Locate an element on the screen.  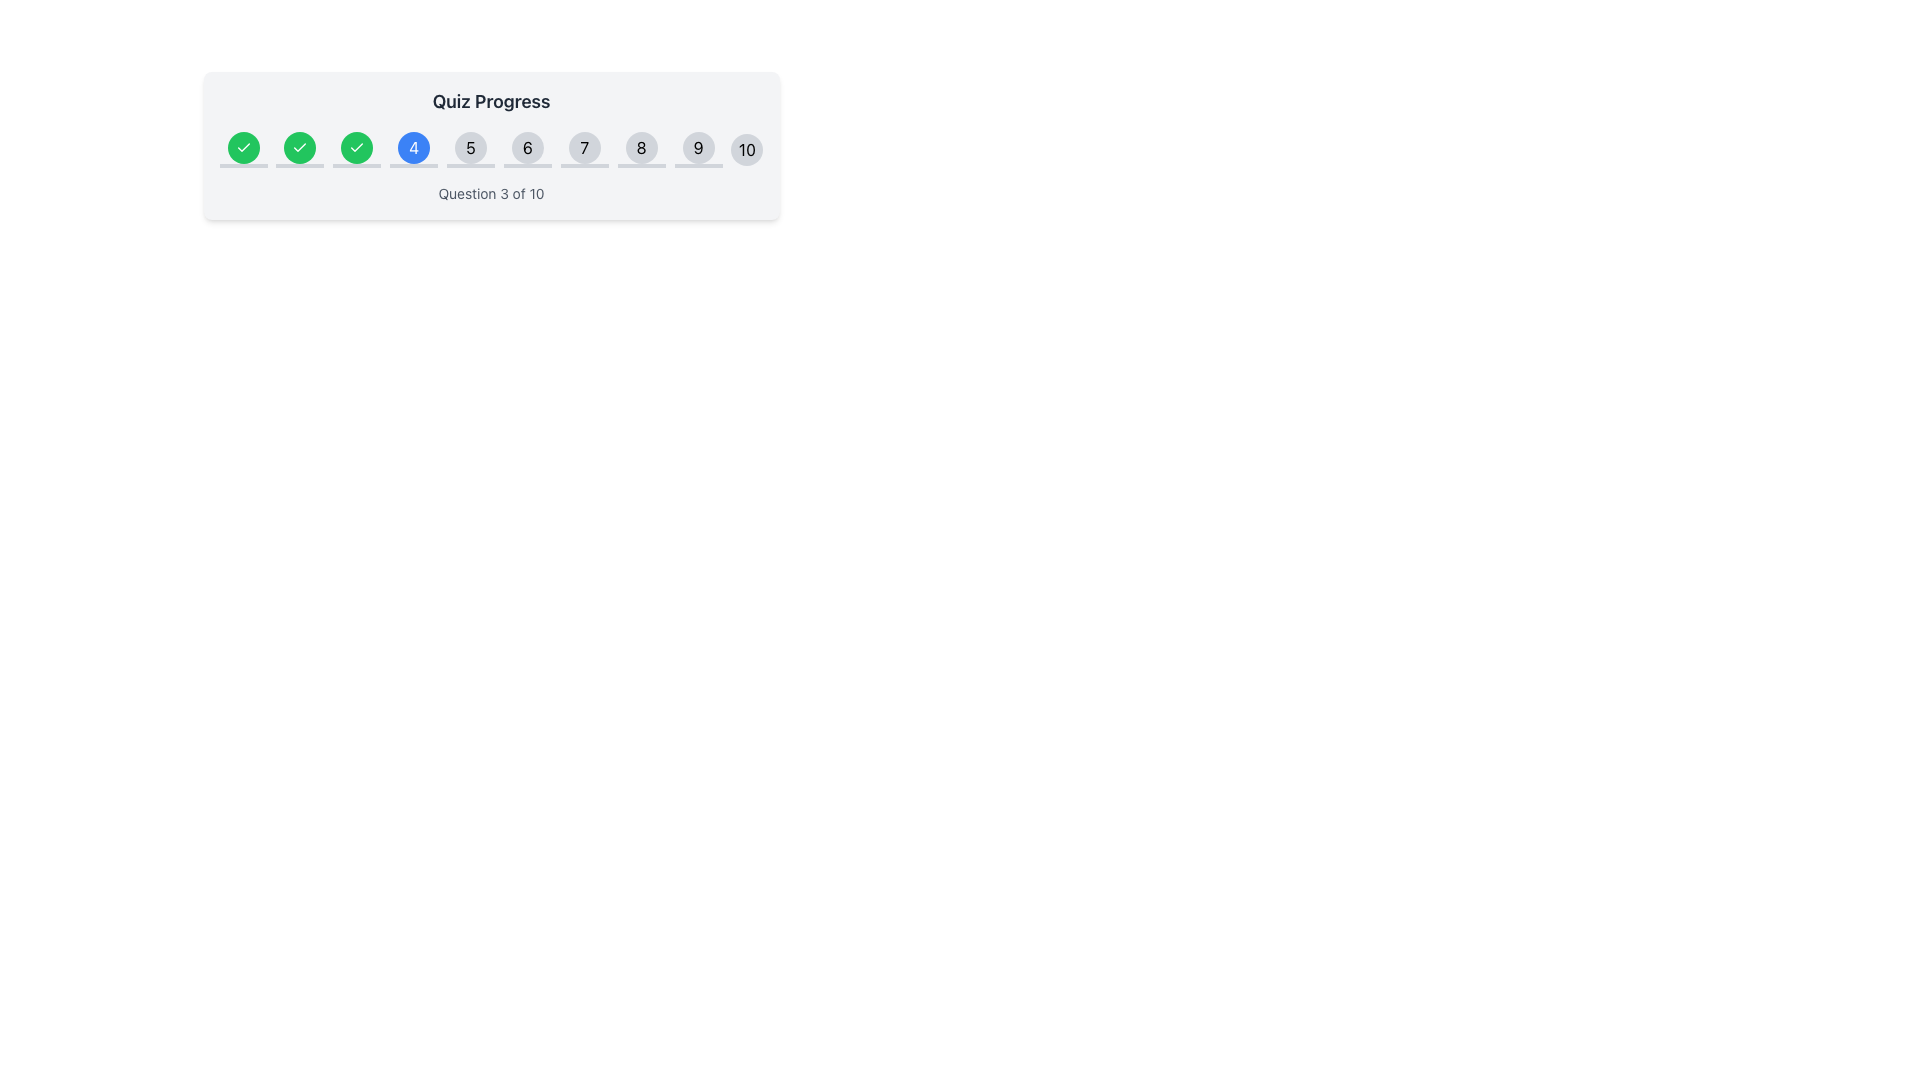
the status of the quiz completion icon located in the third step of the 'Quiz Progress' bar, which indicates the progress of the associated task is located at coordinates (299, 146).